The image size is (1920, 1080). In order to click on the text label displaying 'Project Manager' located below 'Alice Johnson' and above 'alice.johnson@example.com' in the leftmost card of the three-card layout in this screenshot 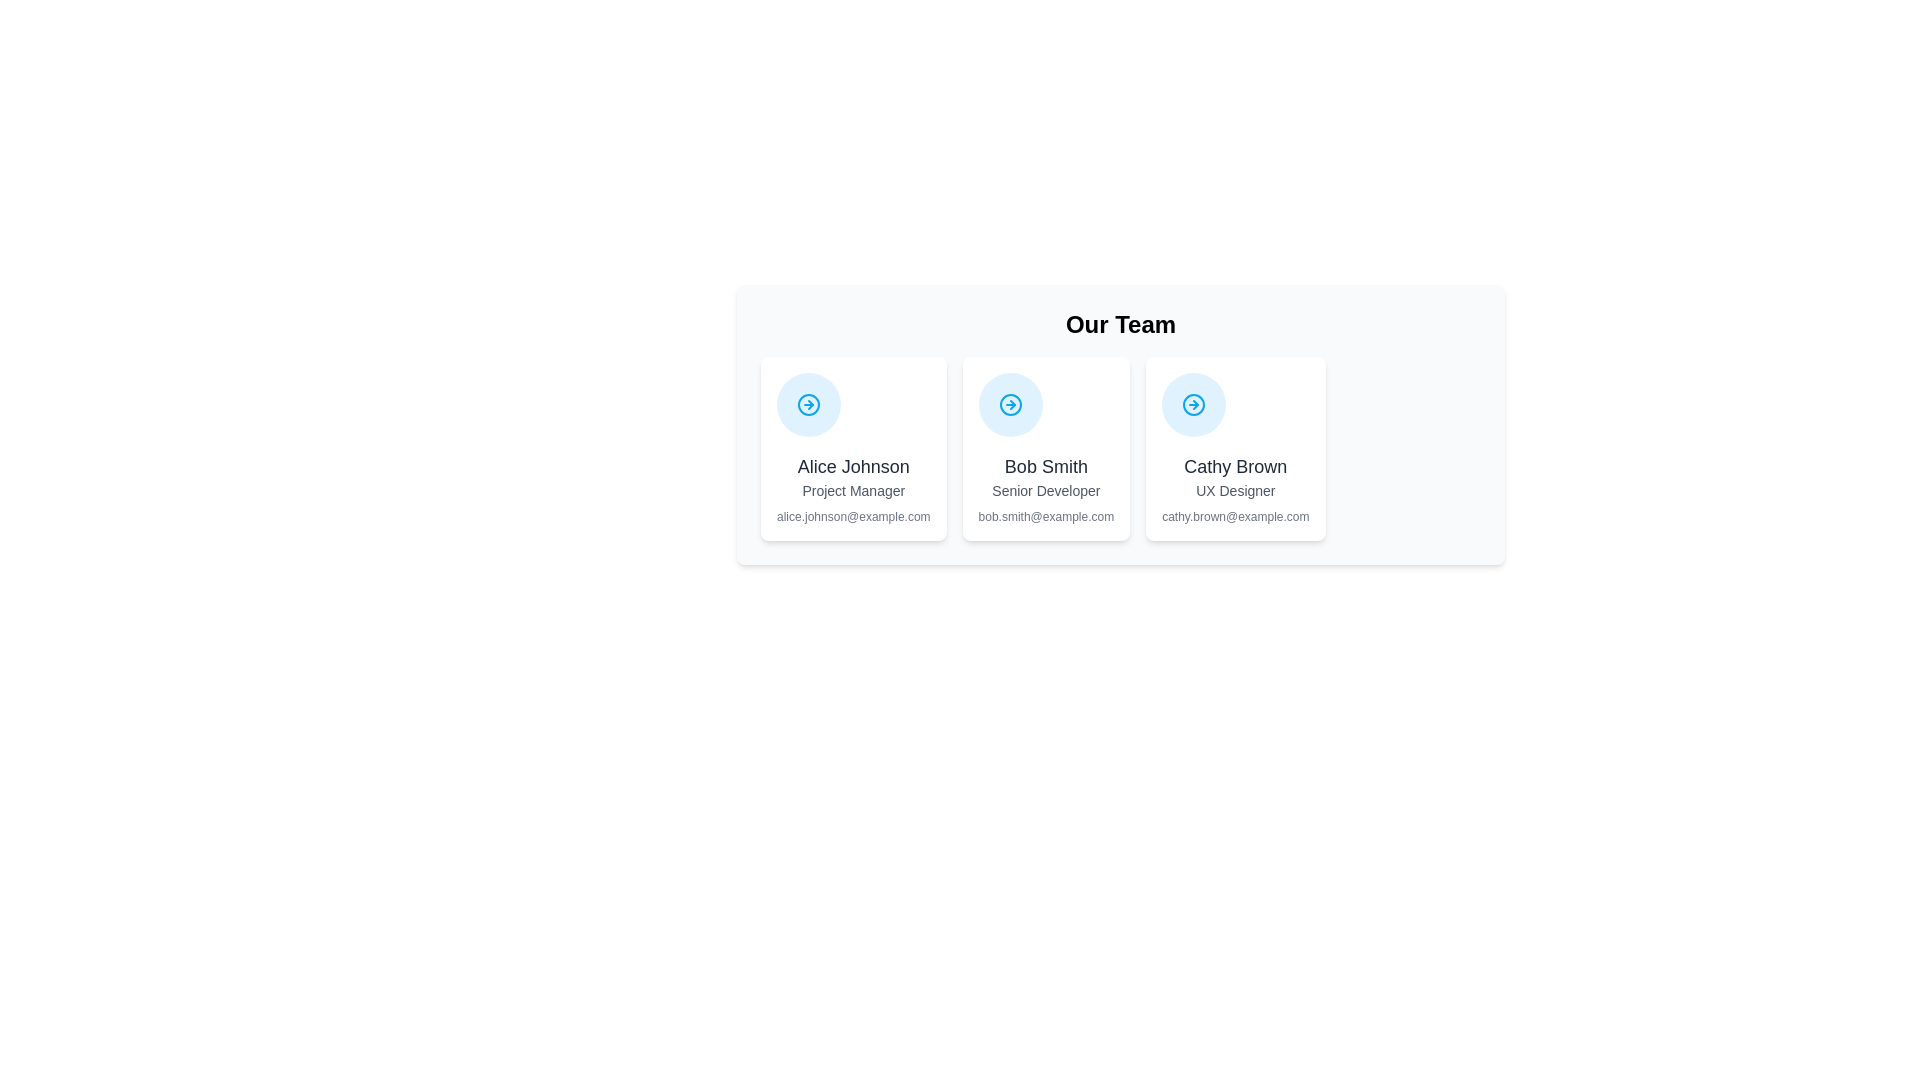, I will do `click(853, 490)`.